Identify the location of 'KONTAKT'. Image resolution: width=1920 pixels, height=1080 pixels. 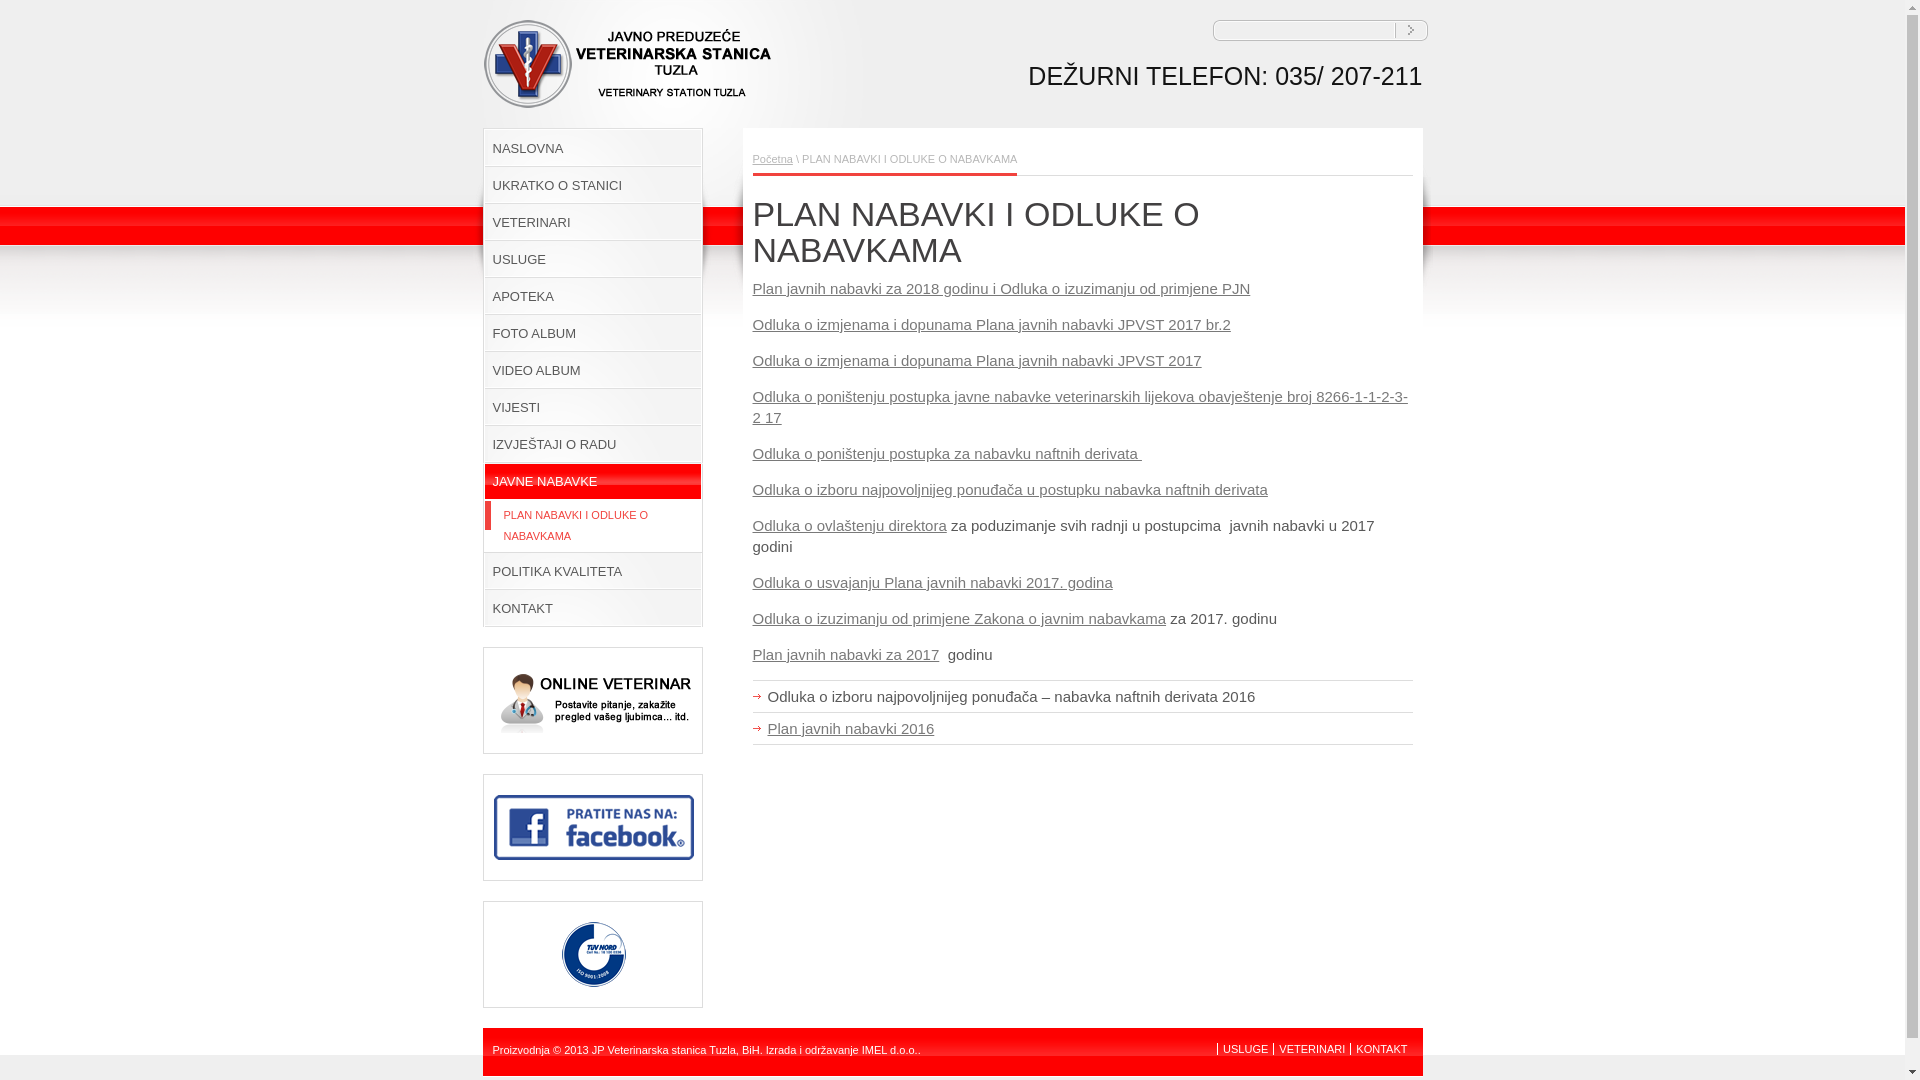
(1380, 1048).